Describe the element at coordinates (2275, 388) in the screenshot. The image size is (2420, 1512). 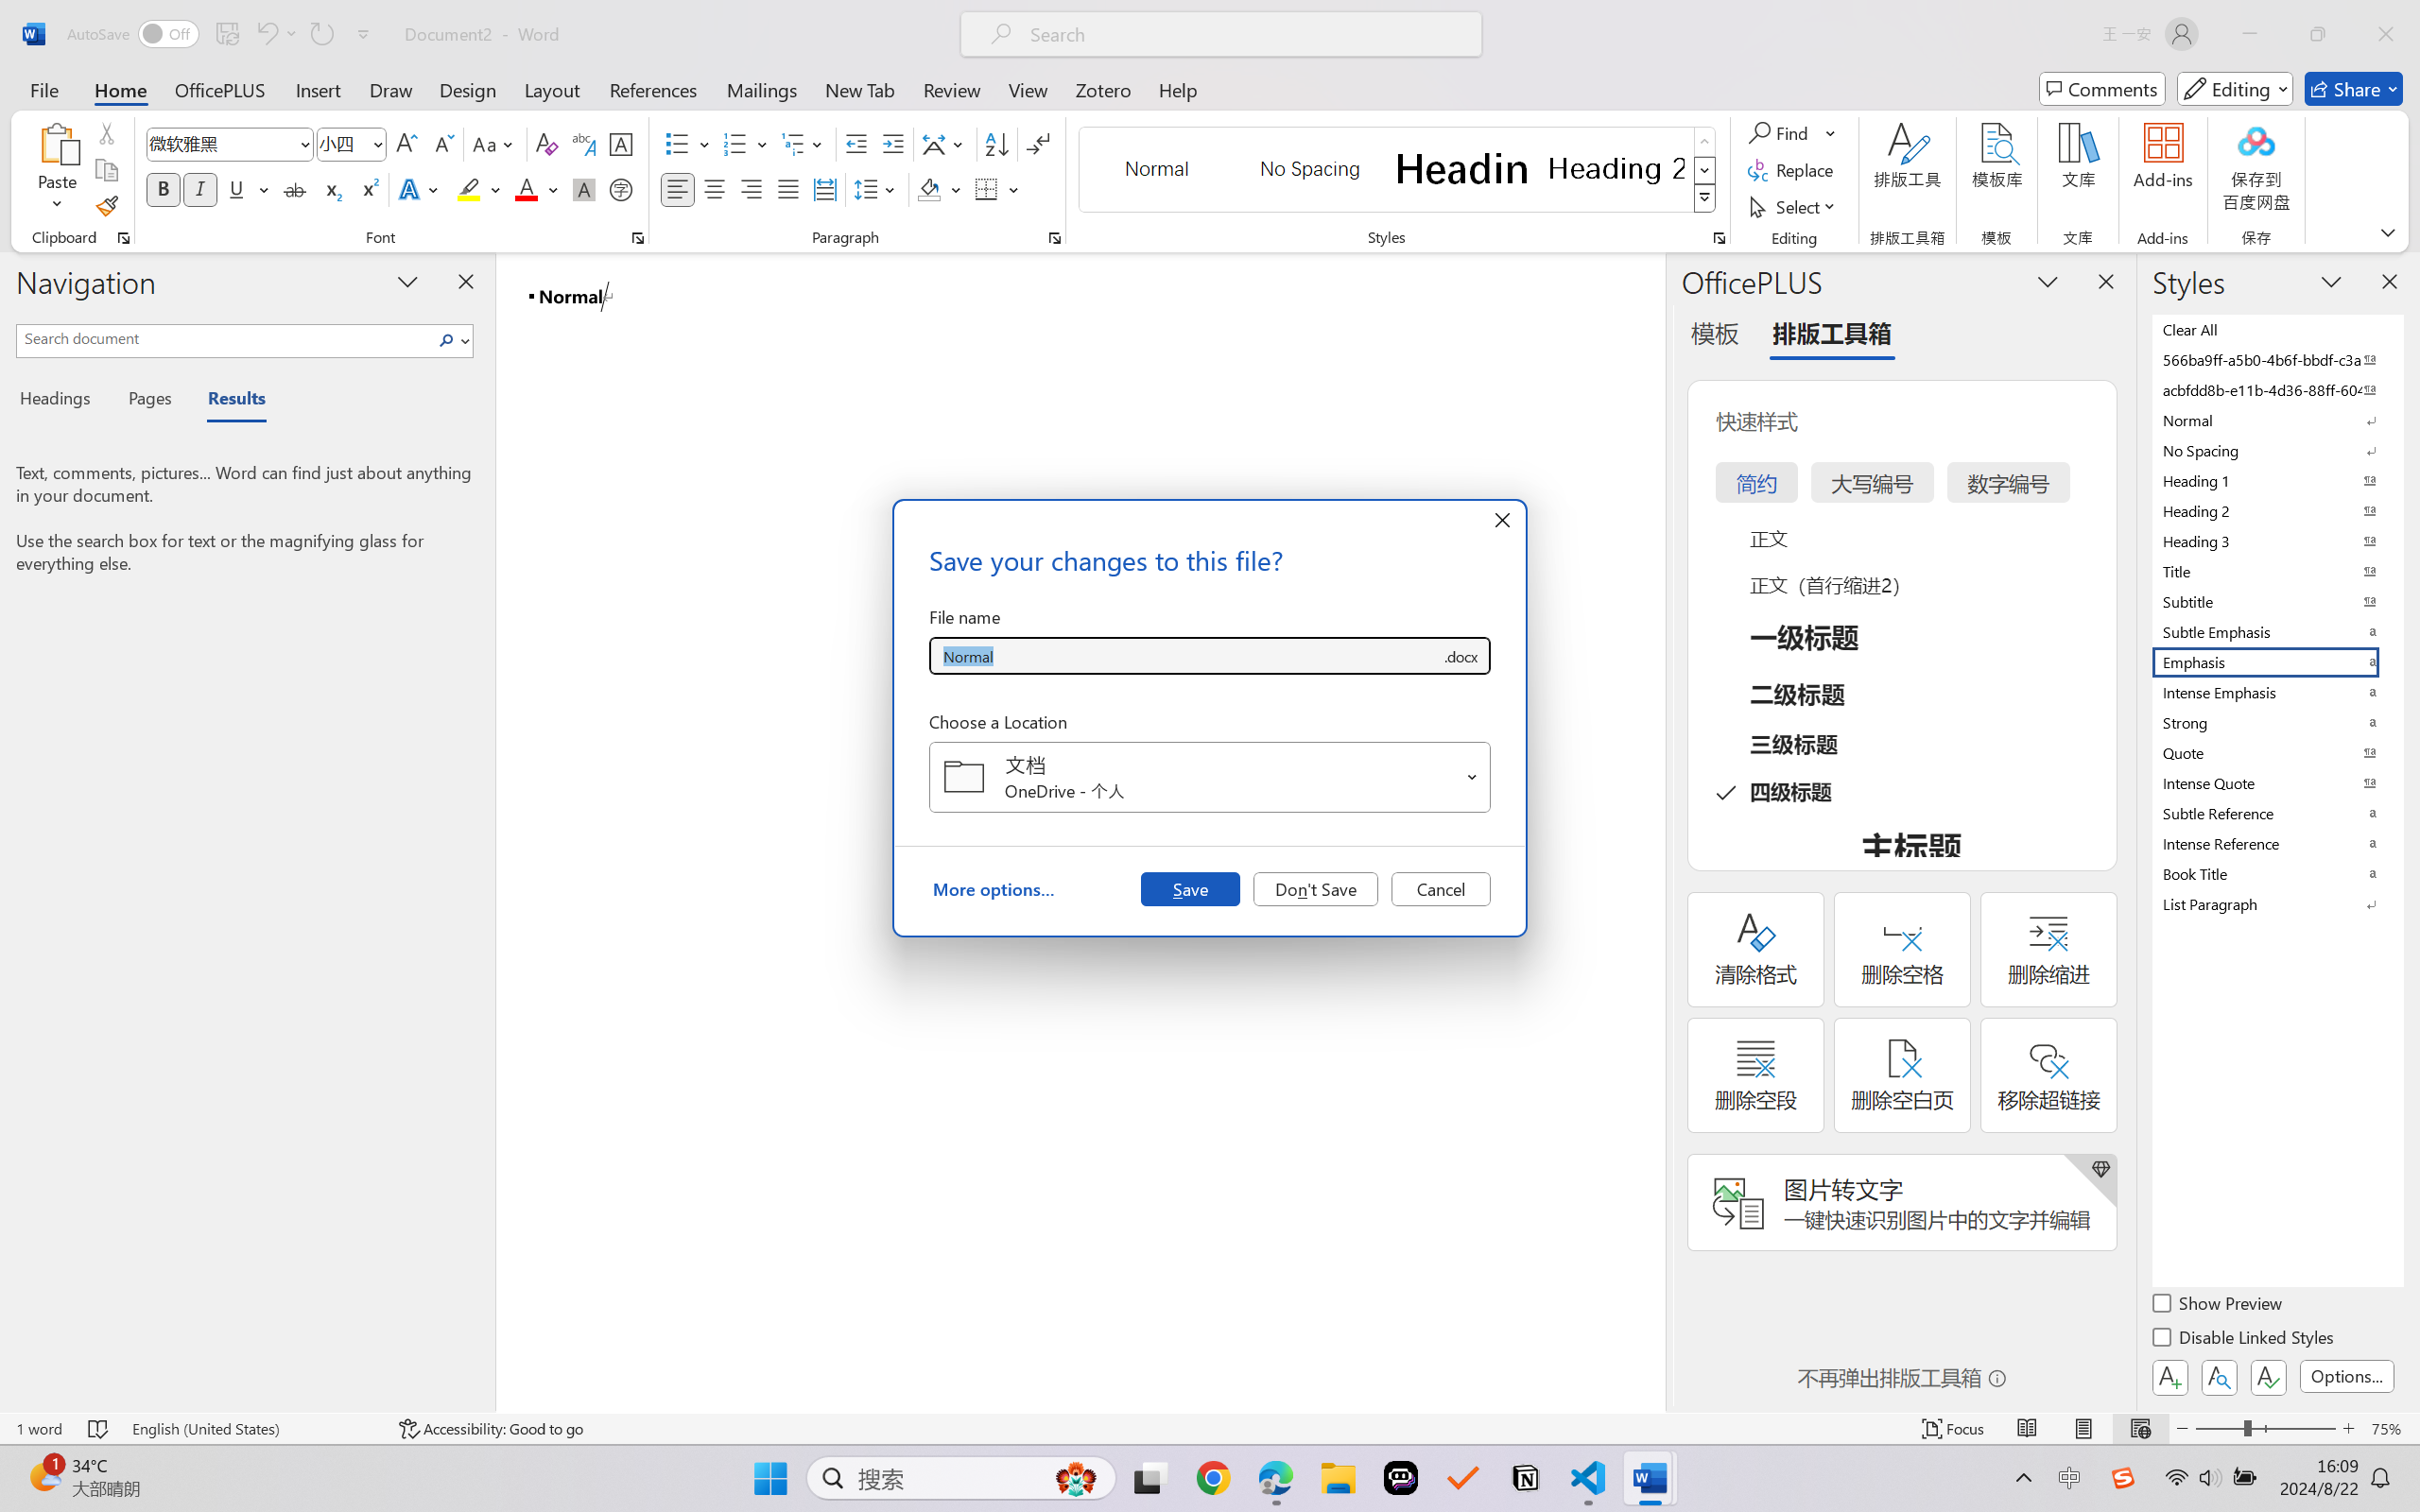
I see `'acbfdd8b-e11b-4d36-88ff-6049b138f862'` at that location.